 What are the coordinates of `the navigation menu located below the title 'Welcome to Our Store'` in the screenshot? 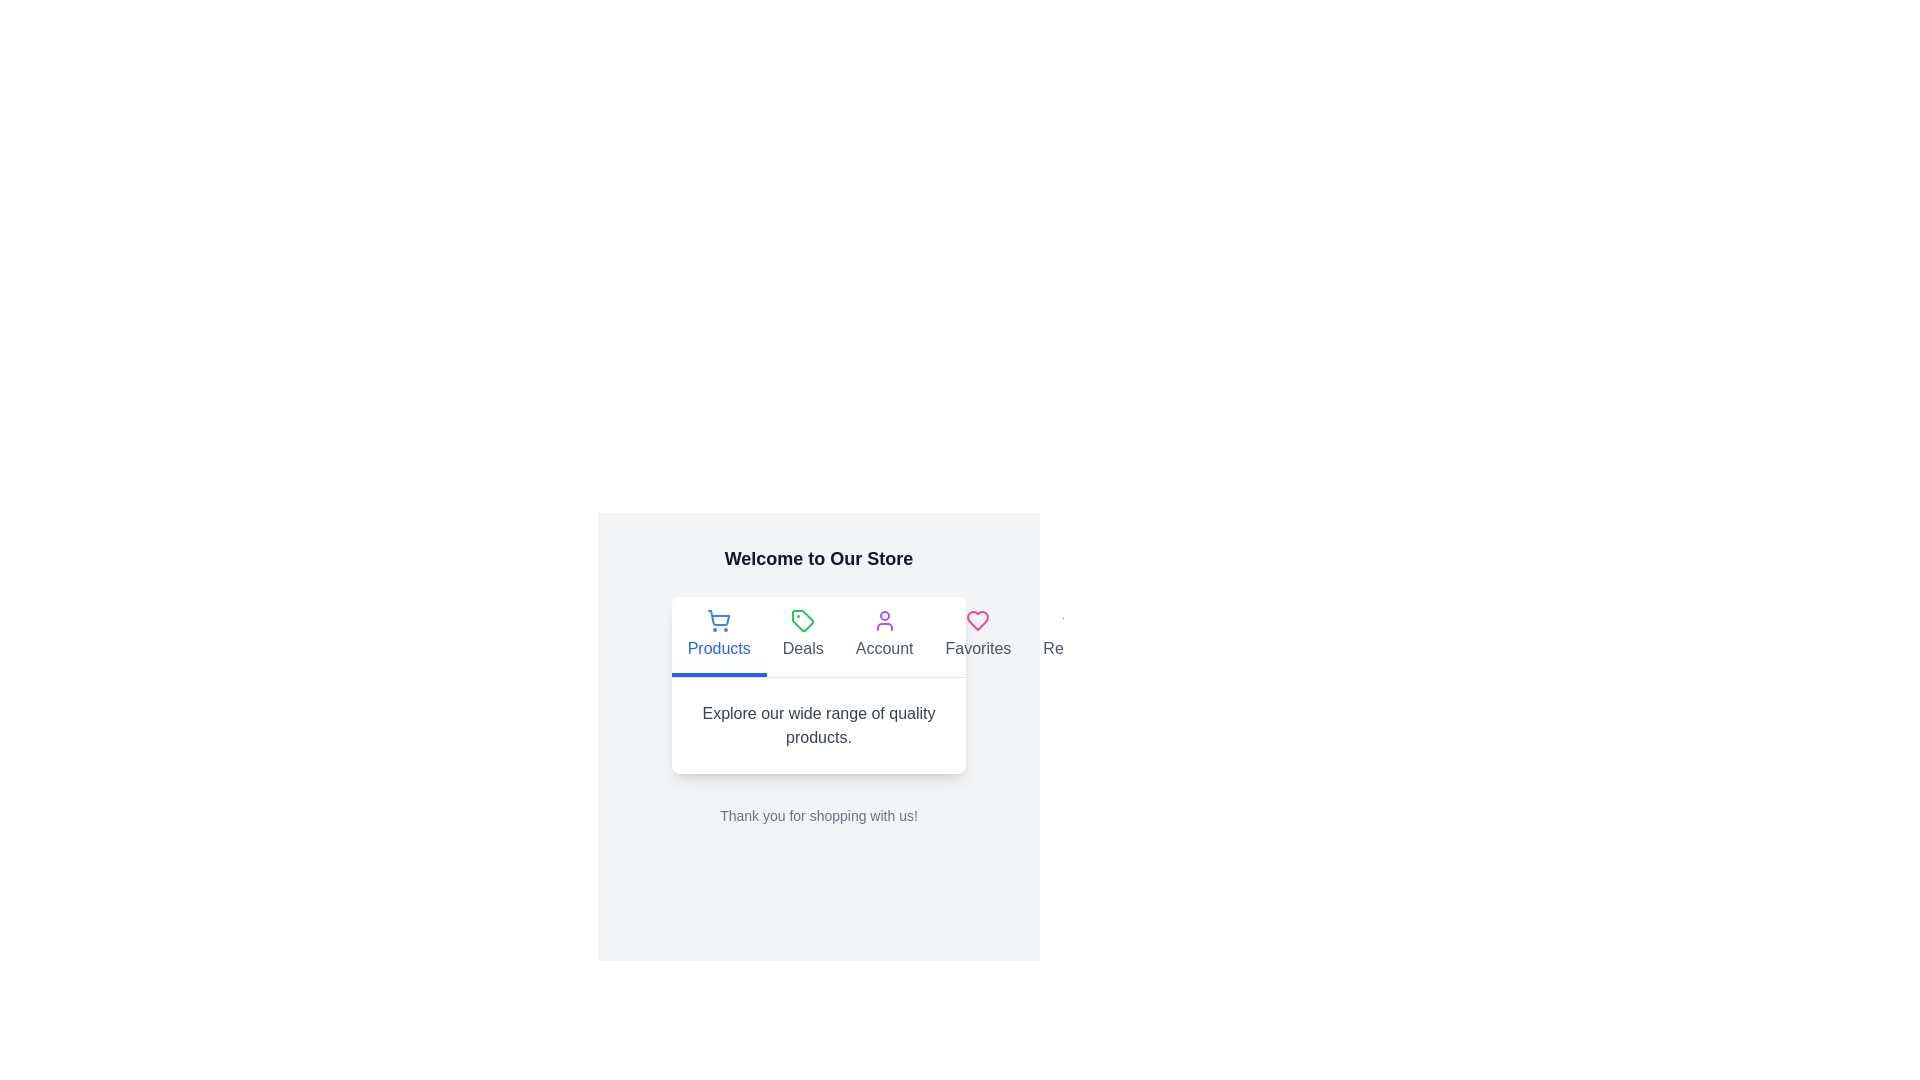 It's located at (819, 637).